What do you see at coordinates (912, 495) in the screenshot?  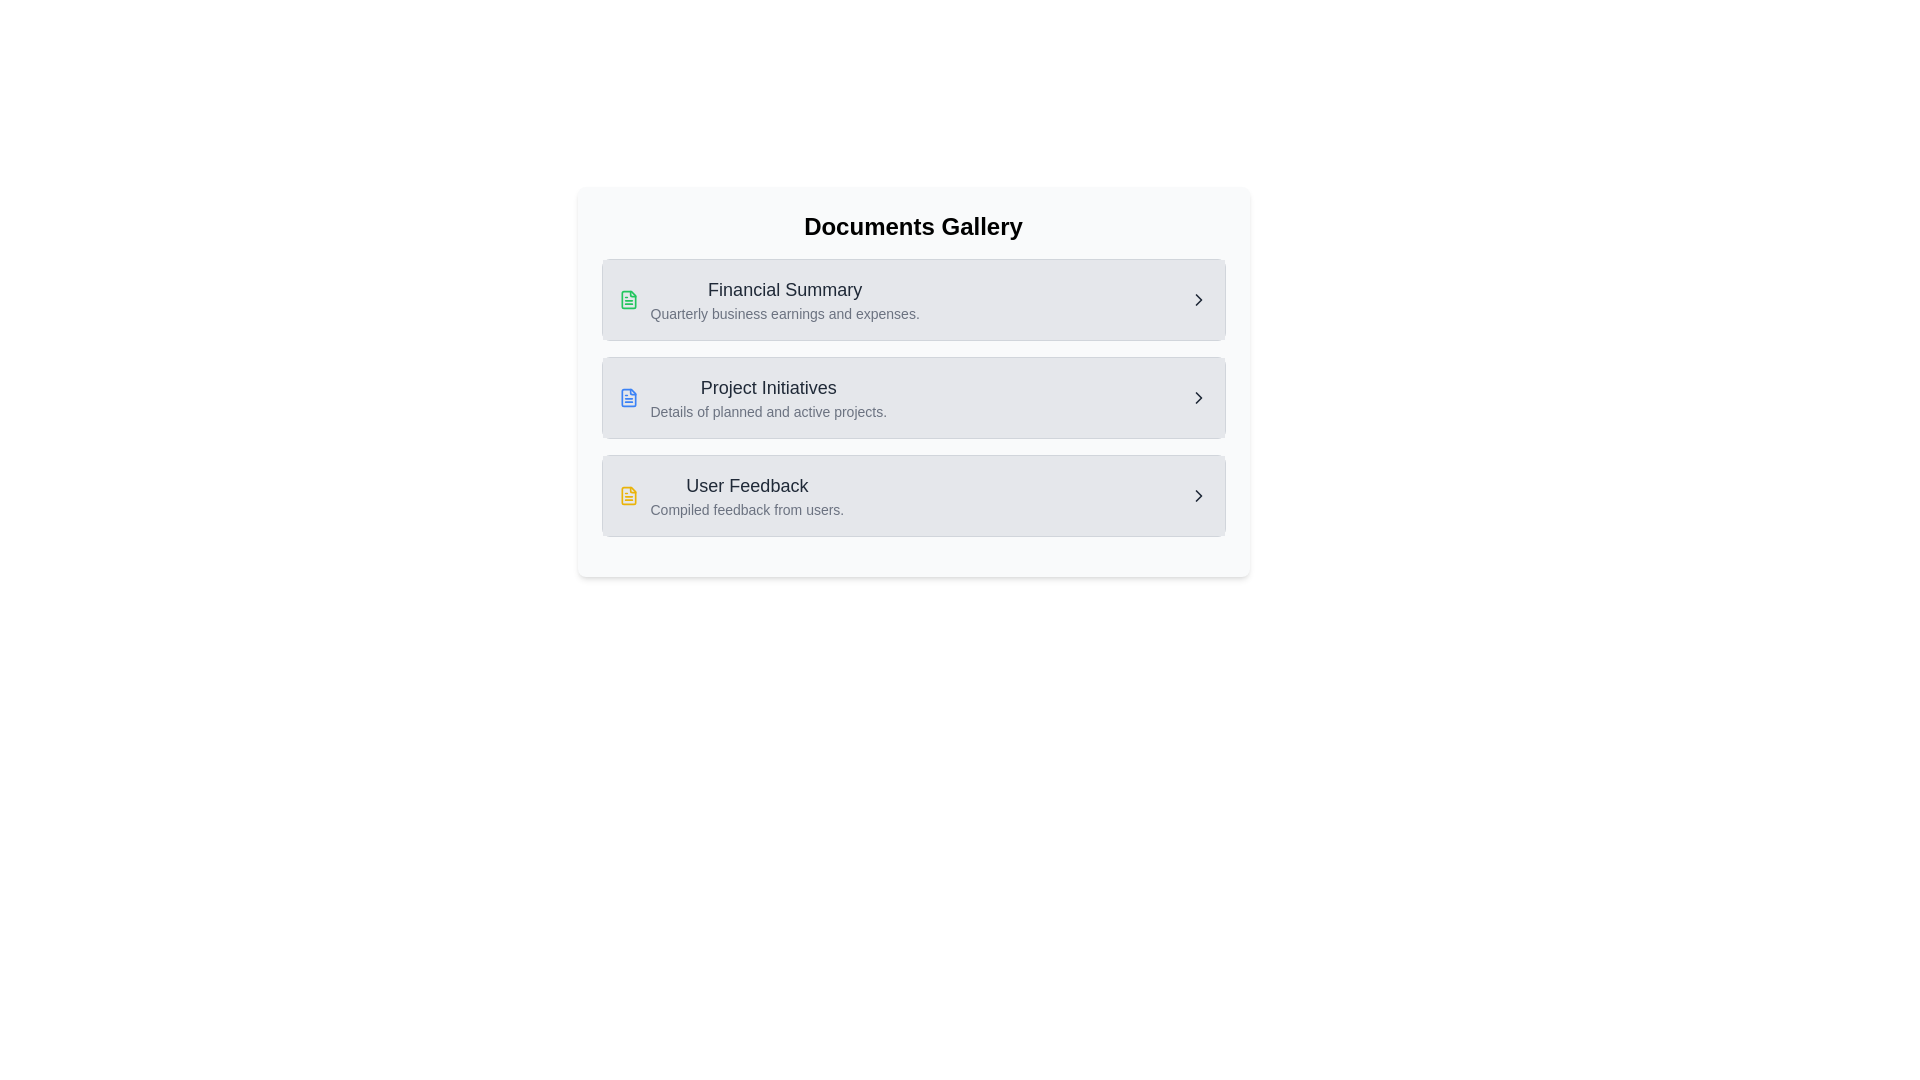 I see `the third navigation link in the vertical list` at bounding box center [912, 495].